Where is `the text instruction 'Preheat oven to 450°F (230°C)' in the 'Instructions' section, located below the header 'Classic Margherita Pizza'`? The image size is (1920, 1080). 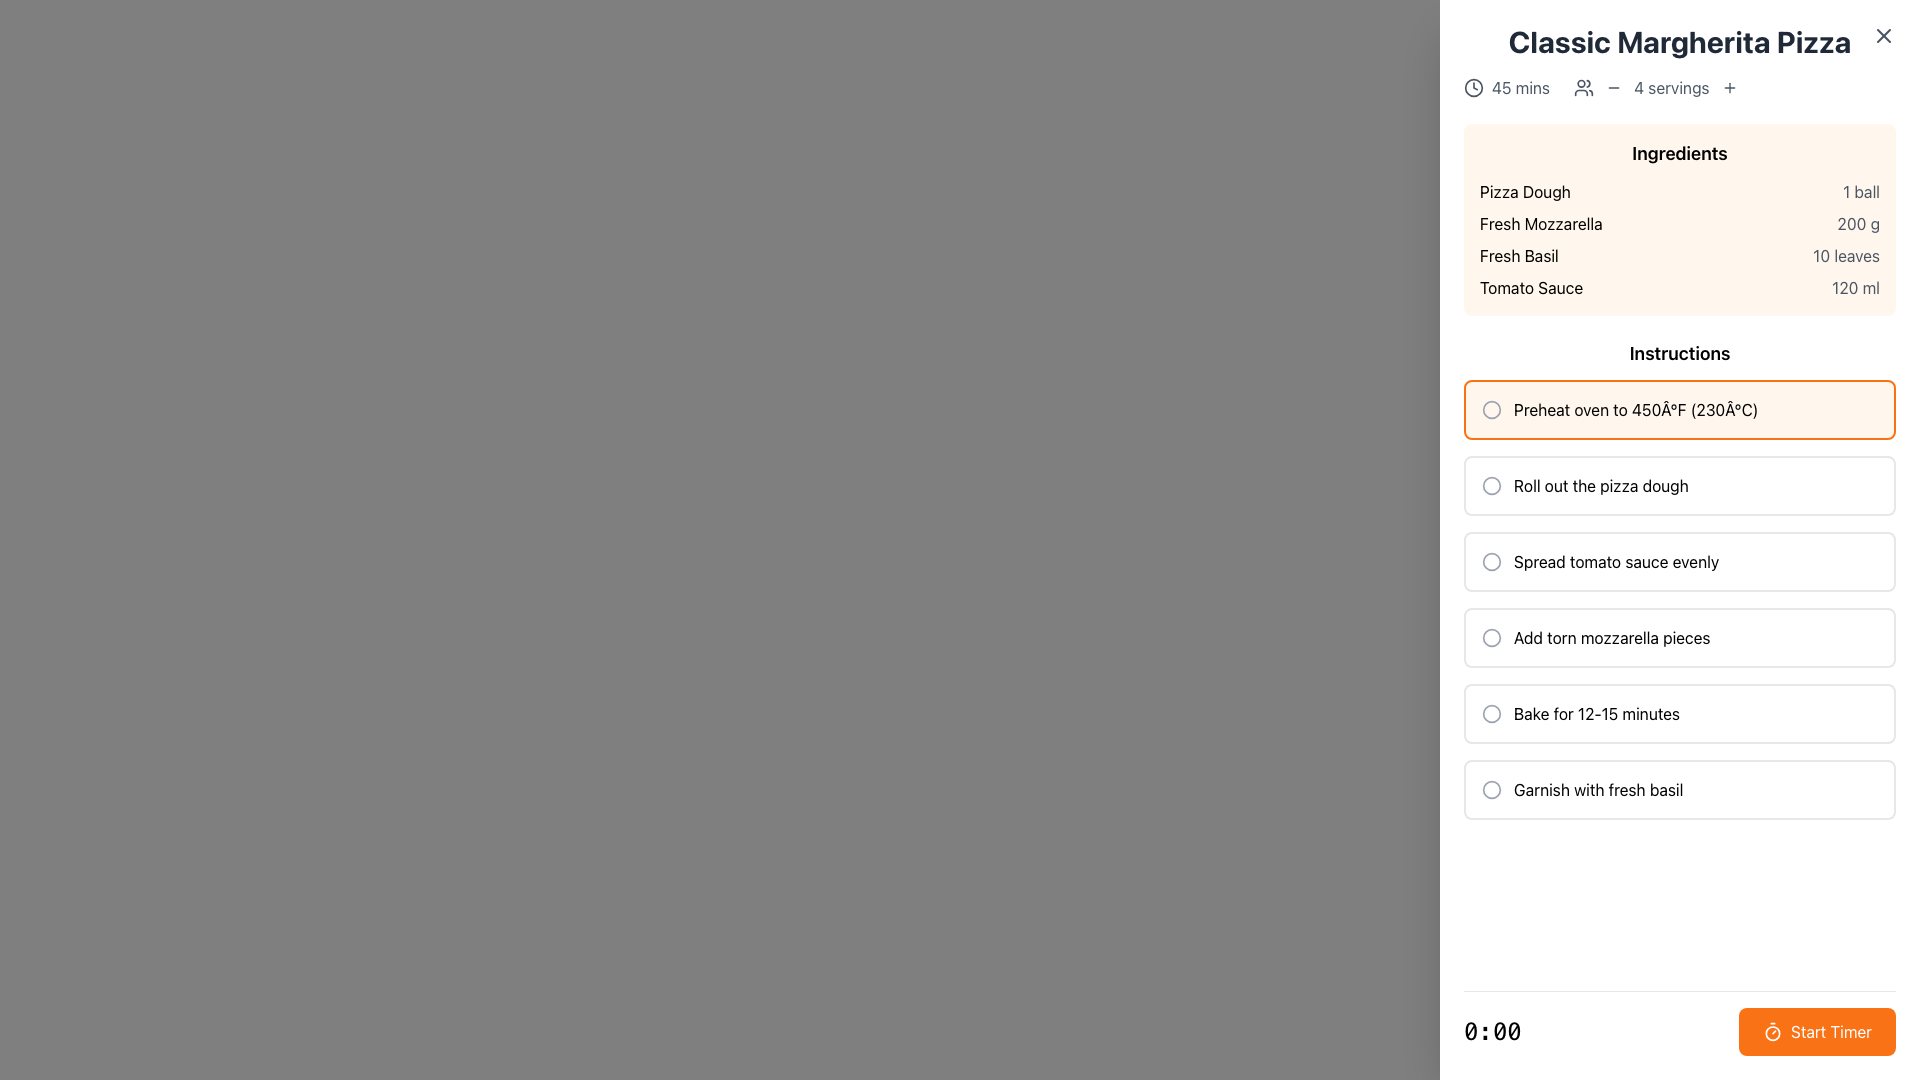
the text instruction 'Preheat oven to 450°F (230°C)' in the 'Instructions' section, located below the header 'Classic Margherita Pizza' is located at coordinates (1680, 408).